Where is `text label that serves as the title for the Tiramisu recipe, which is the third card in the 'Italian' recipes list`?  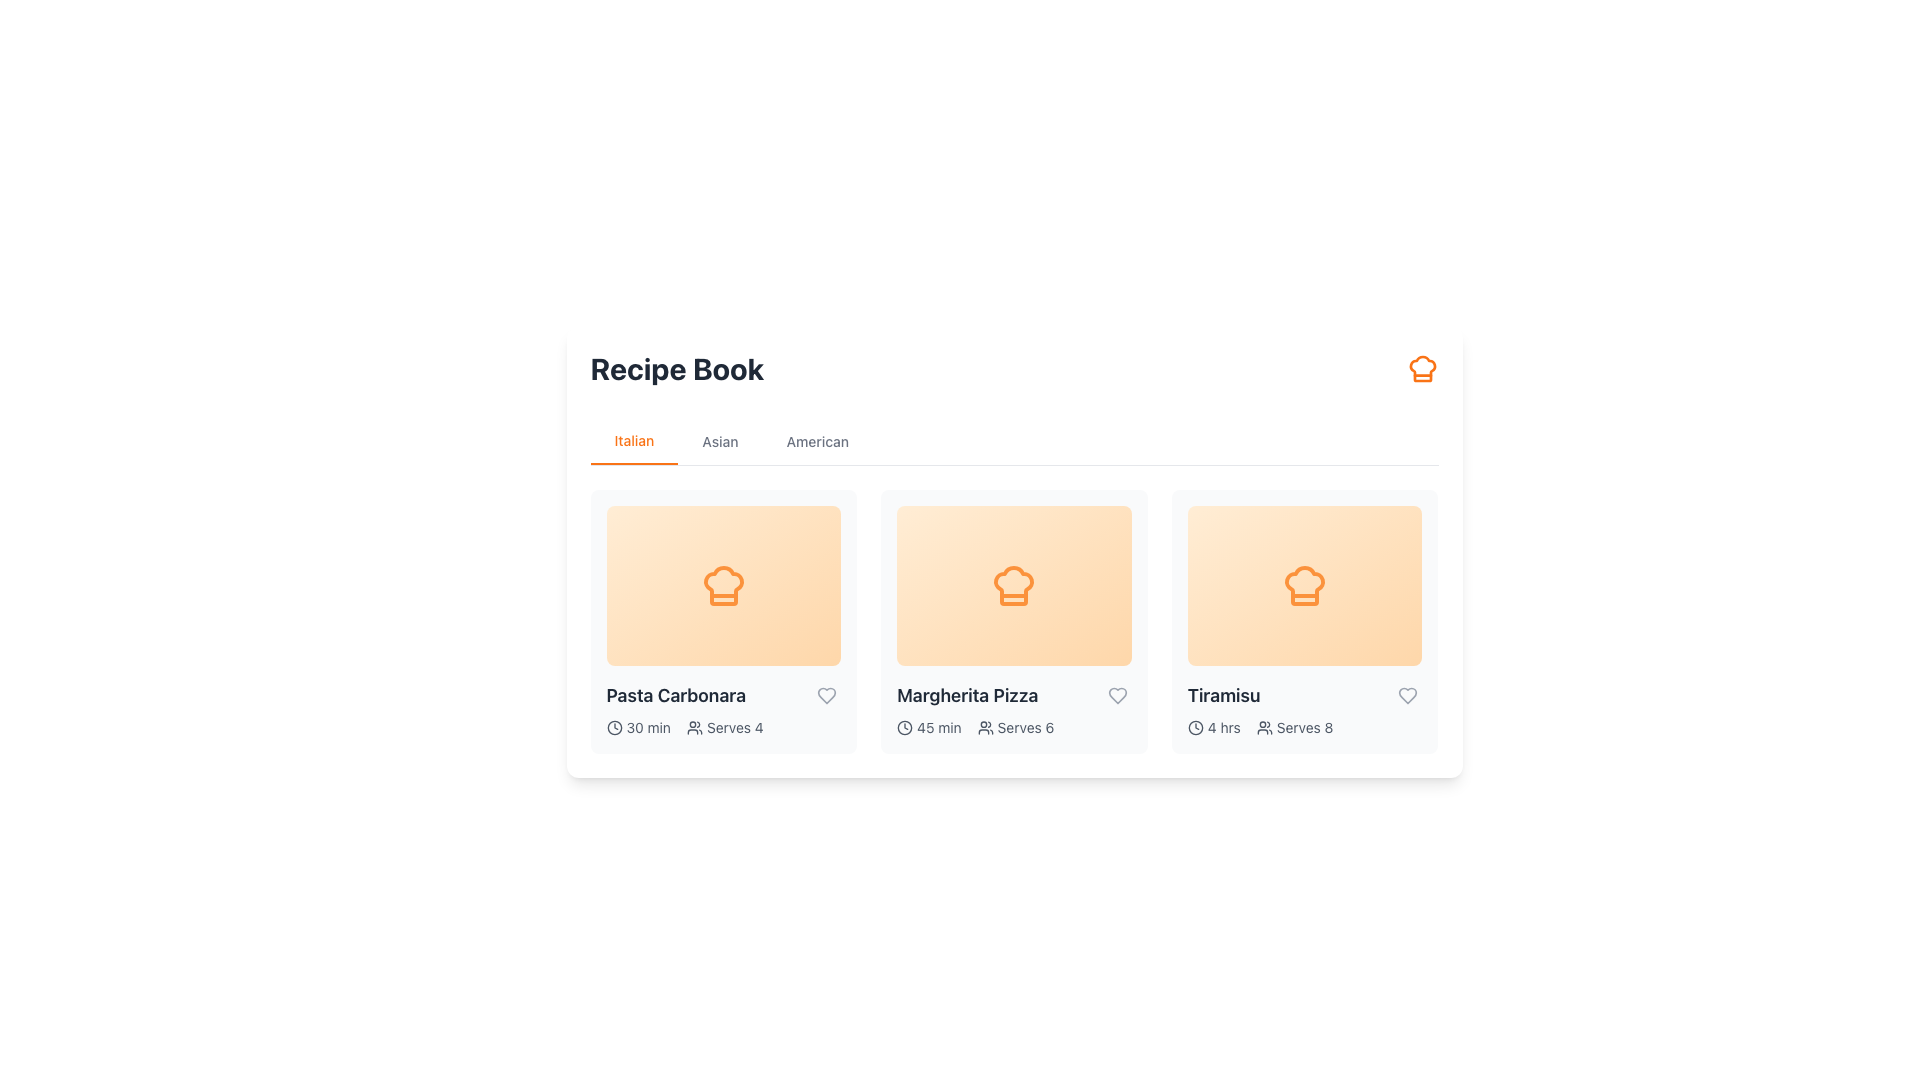
text label that serves as the title for the Tiramisu recipe, which is the third card in the 'Italian' recipes list is located at coordinates (1223, 694).